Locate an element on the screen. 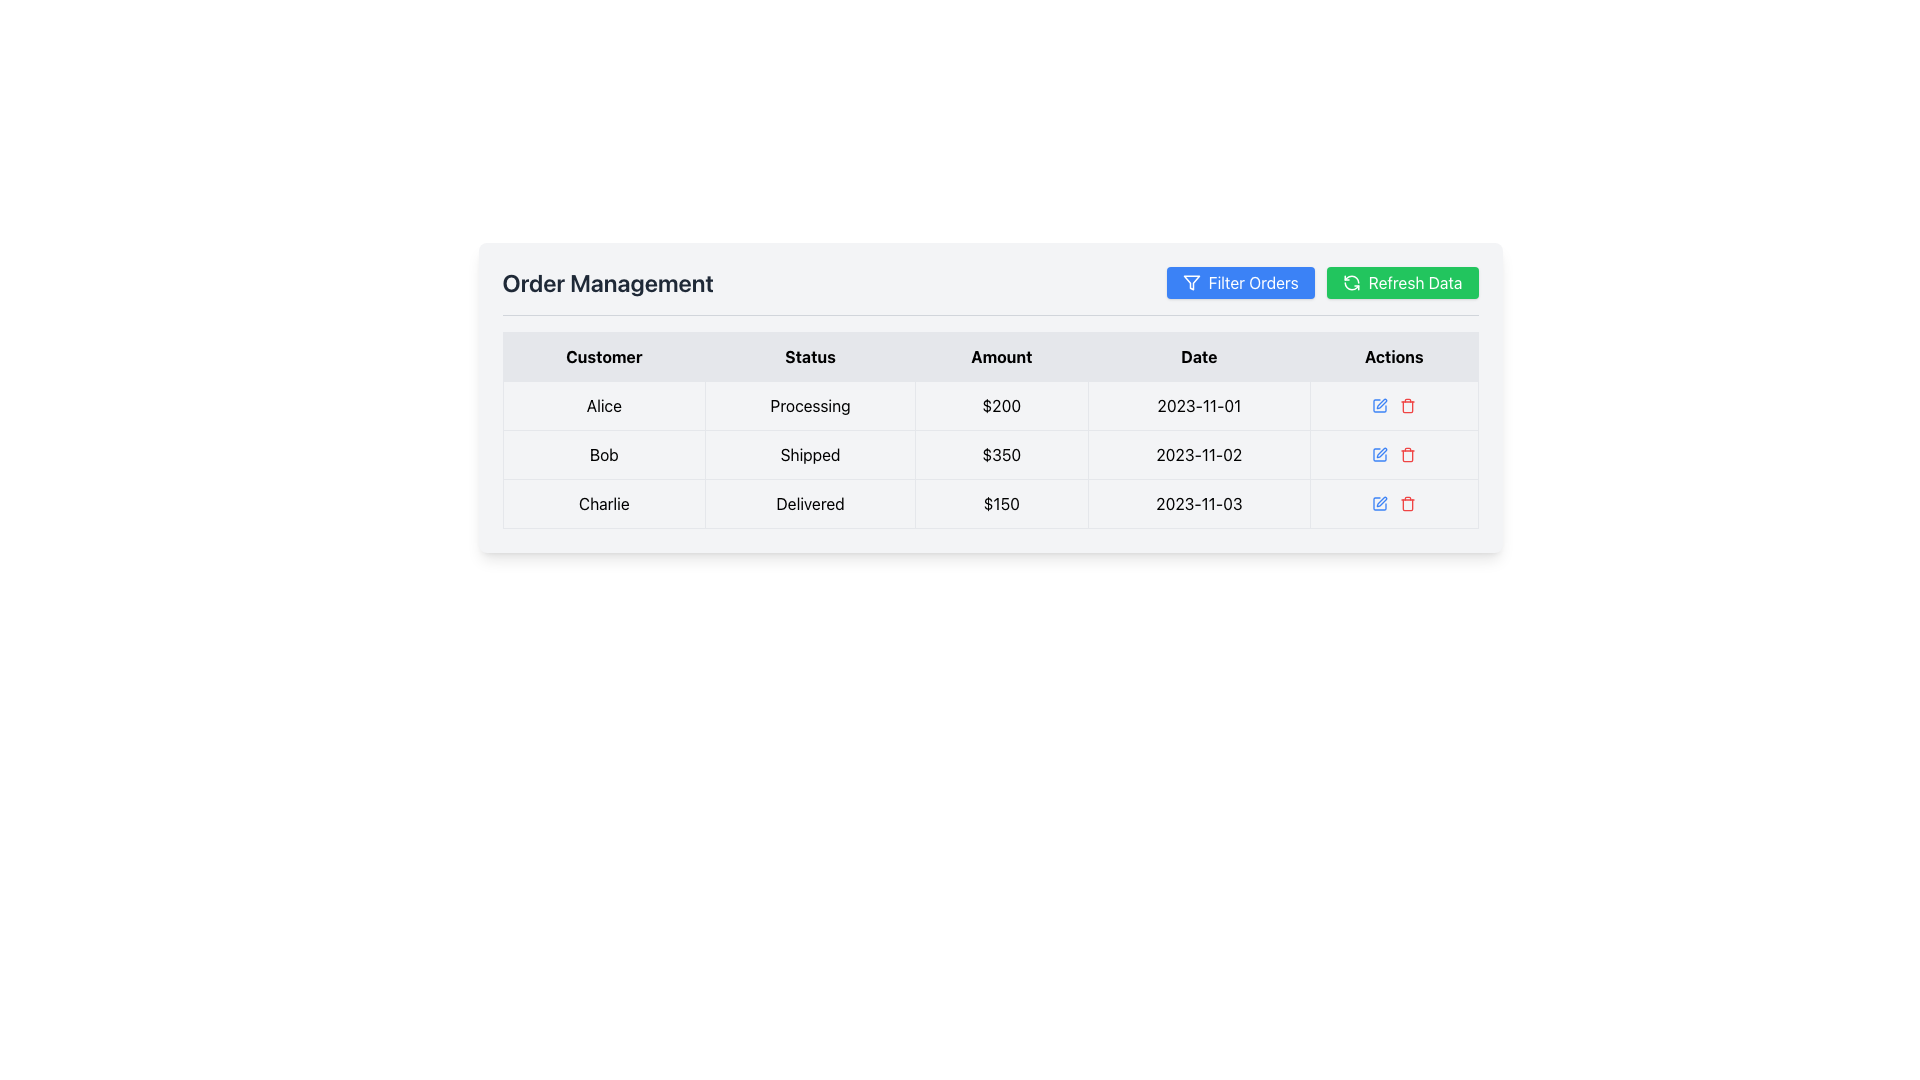 This screenshot has height=1080, width=1920. the edit icon in the Actions column for the user named 'Bob' is located at coordinates (1381, 452).